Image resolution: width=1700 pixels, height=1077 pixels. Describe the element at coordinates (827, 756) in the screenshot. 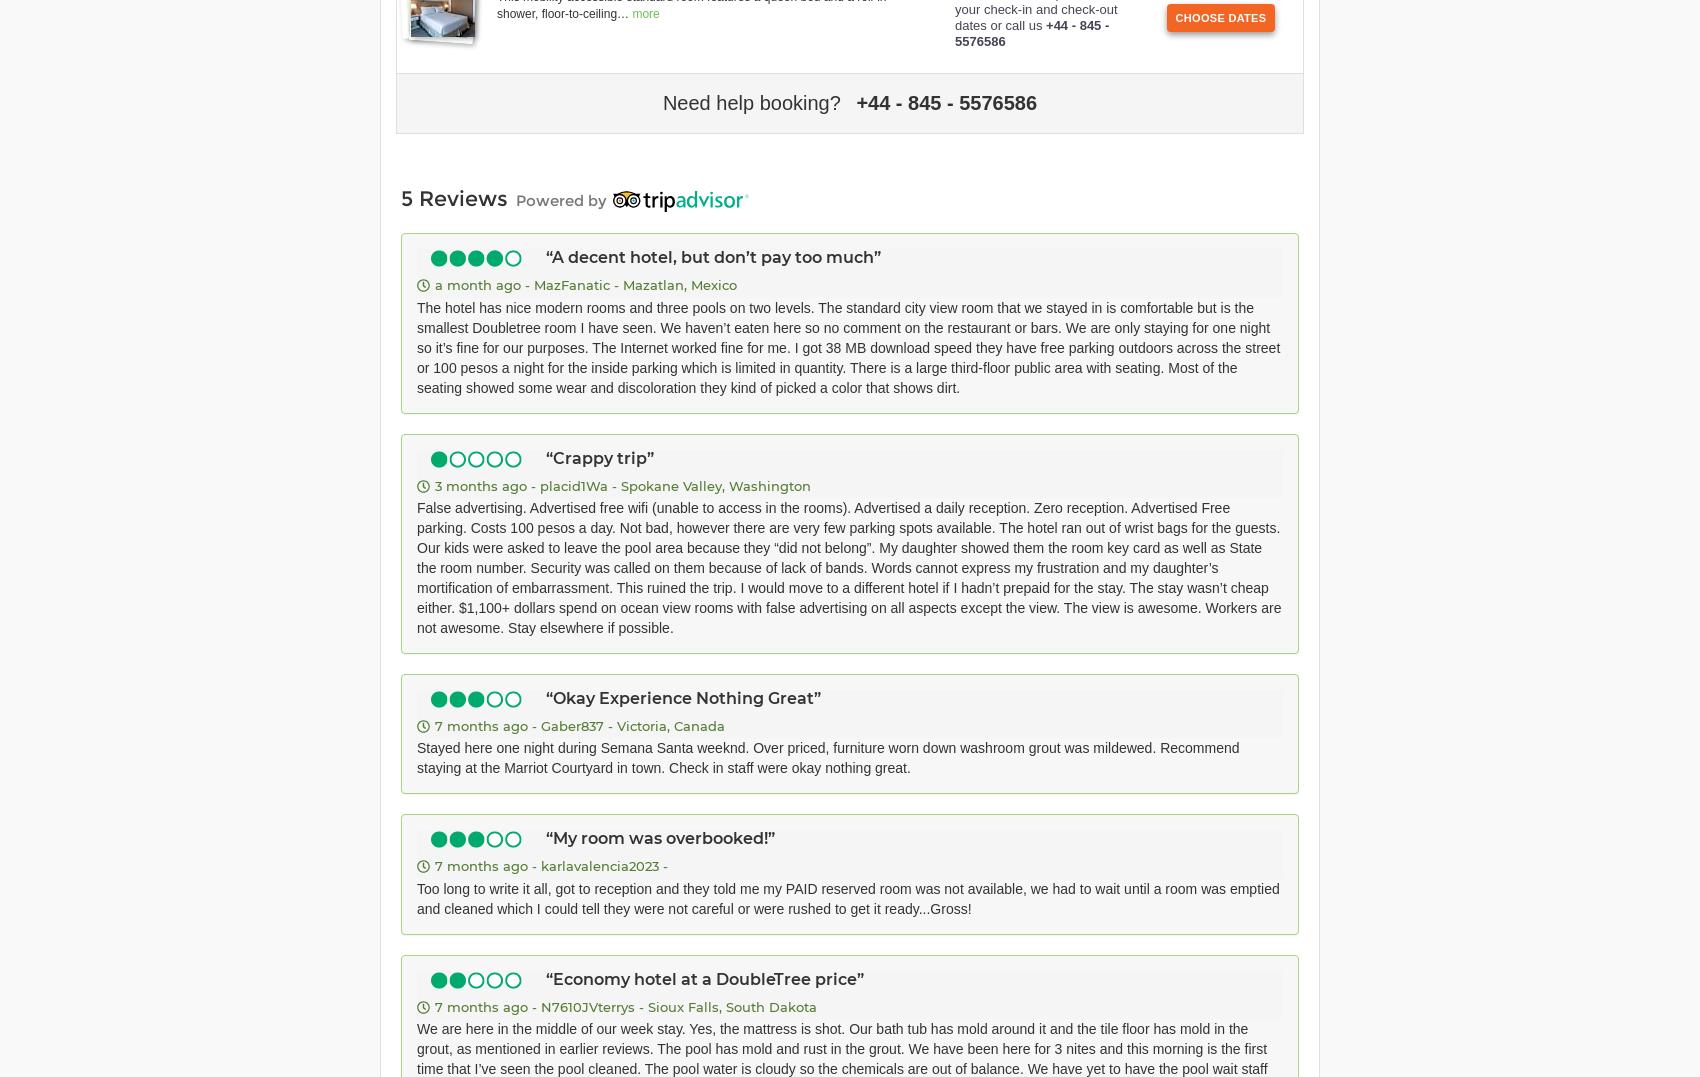

I see `'Stayed here one night during Semana Santa weeknd.  Over priced, furniture worn down washroom grout was mildewed. Recommend staying at the Marriot Courtyard in town. Check in staff were okay nothing great.'` at that location.